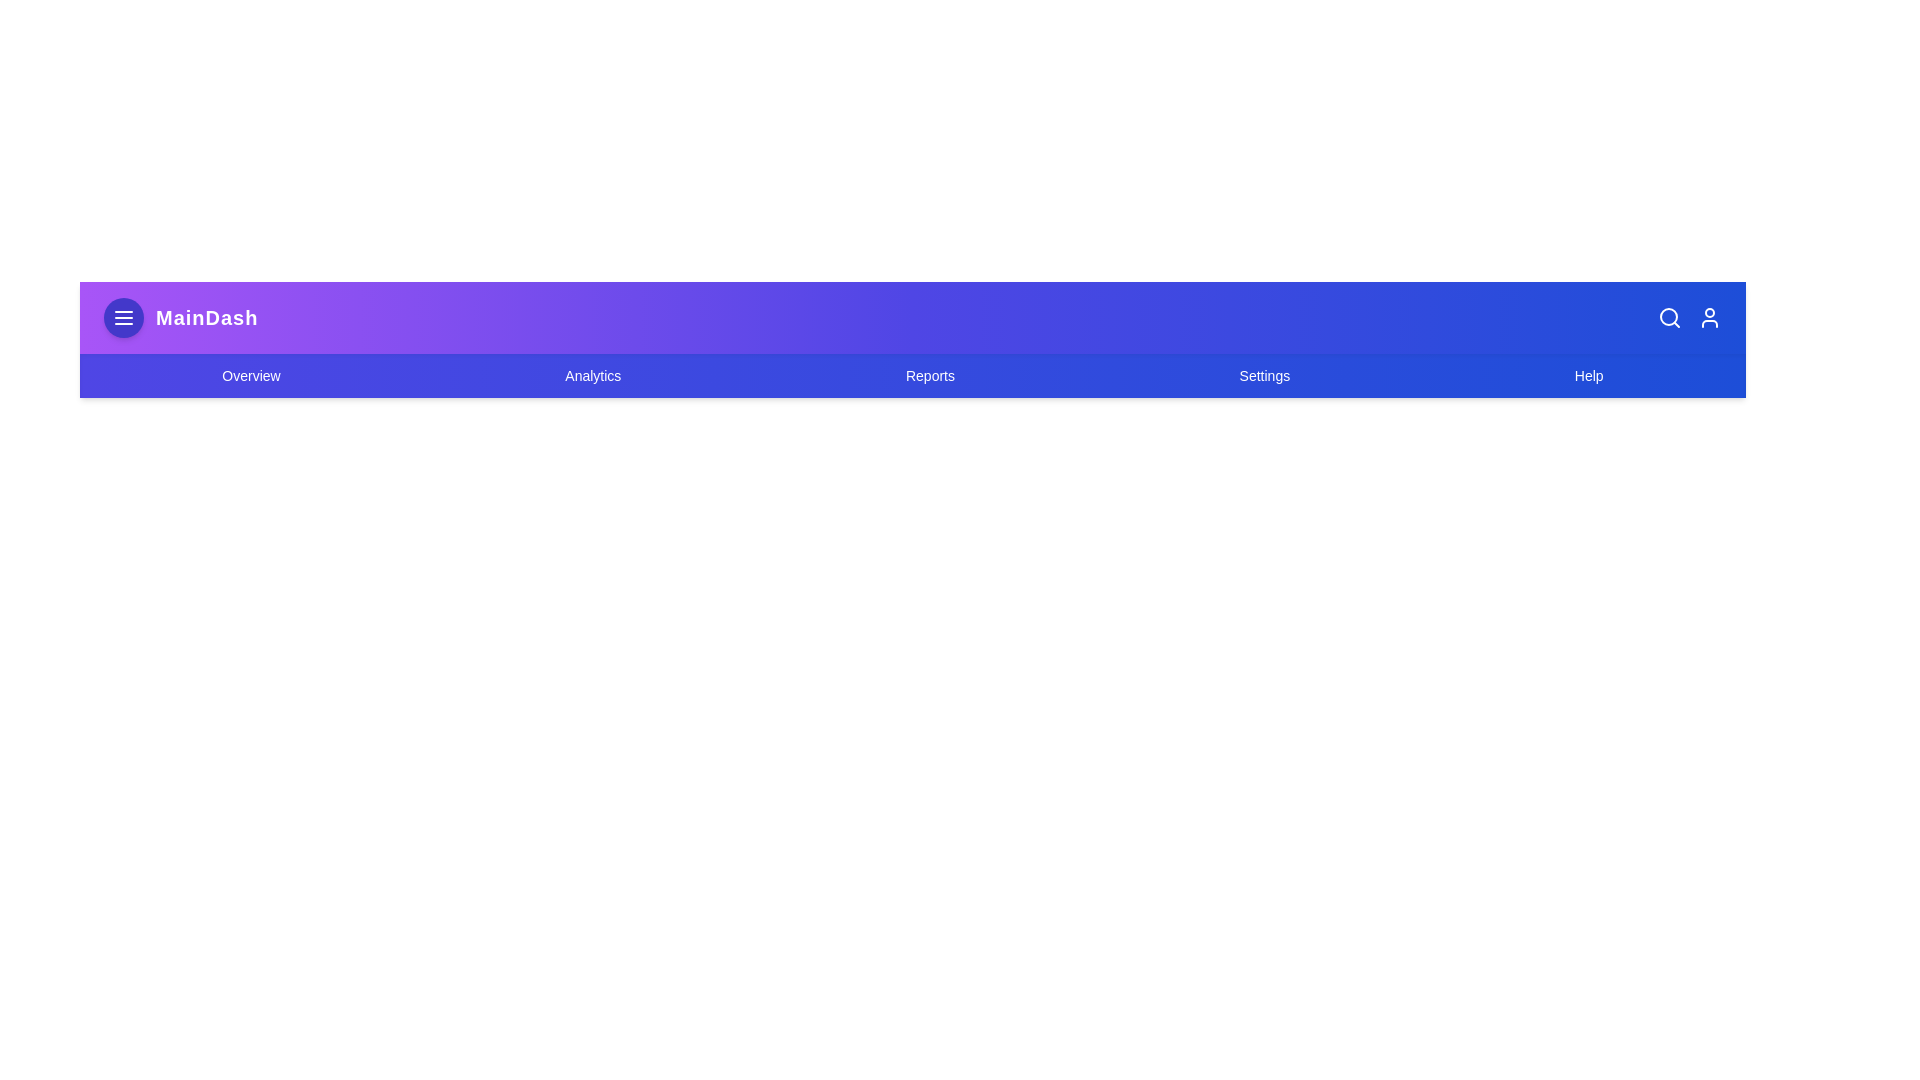 This screenshot has width=1920, height=1080. Describe the element at coordinates (1264, 375) in the screenshot. I see `the navigation link Settings to navigate to its respective section` at that location.